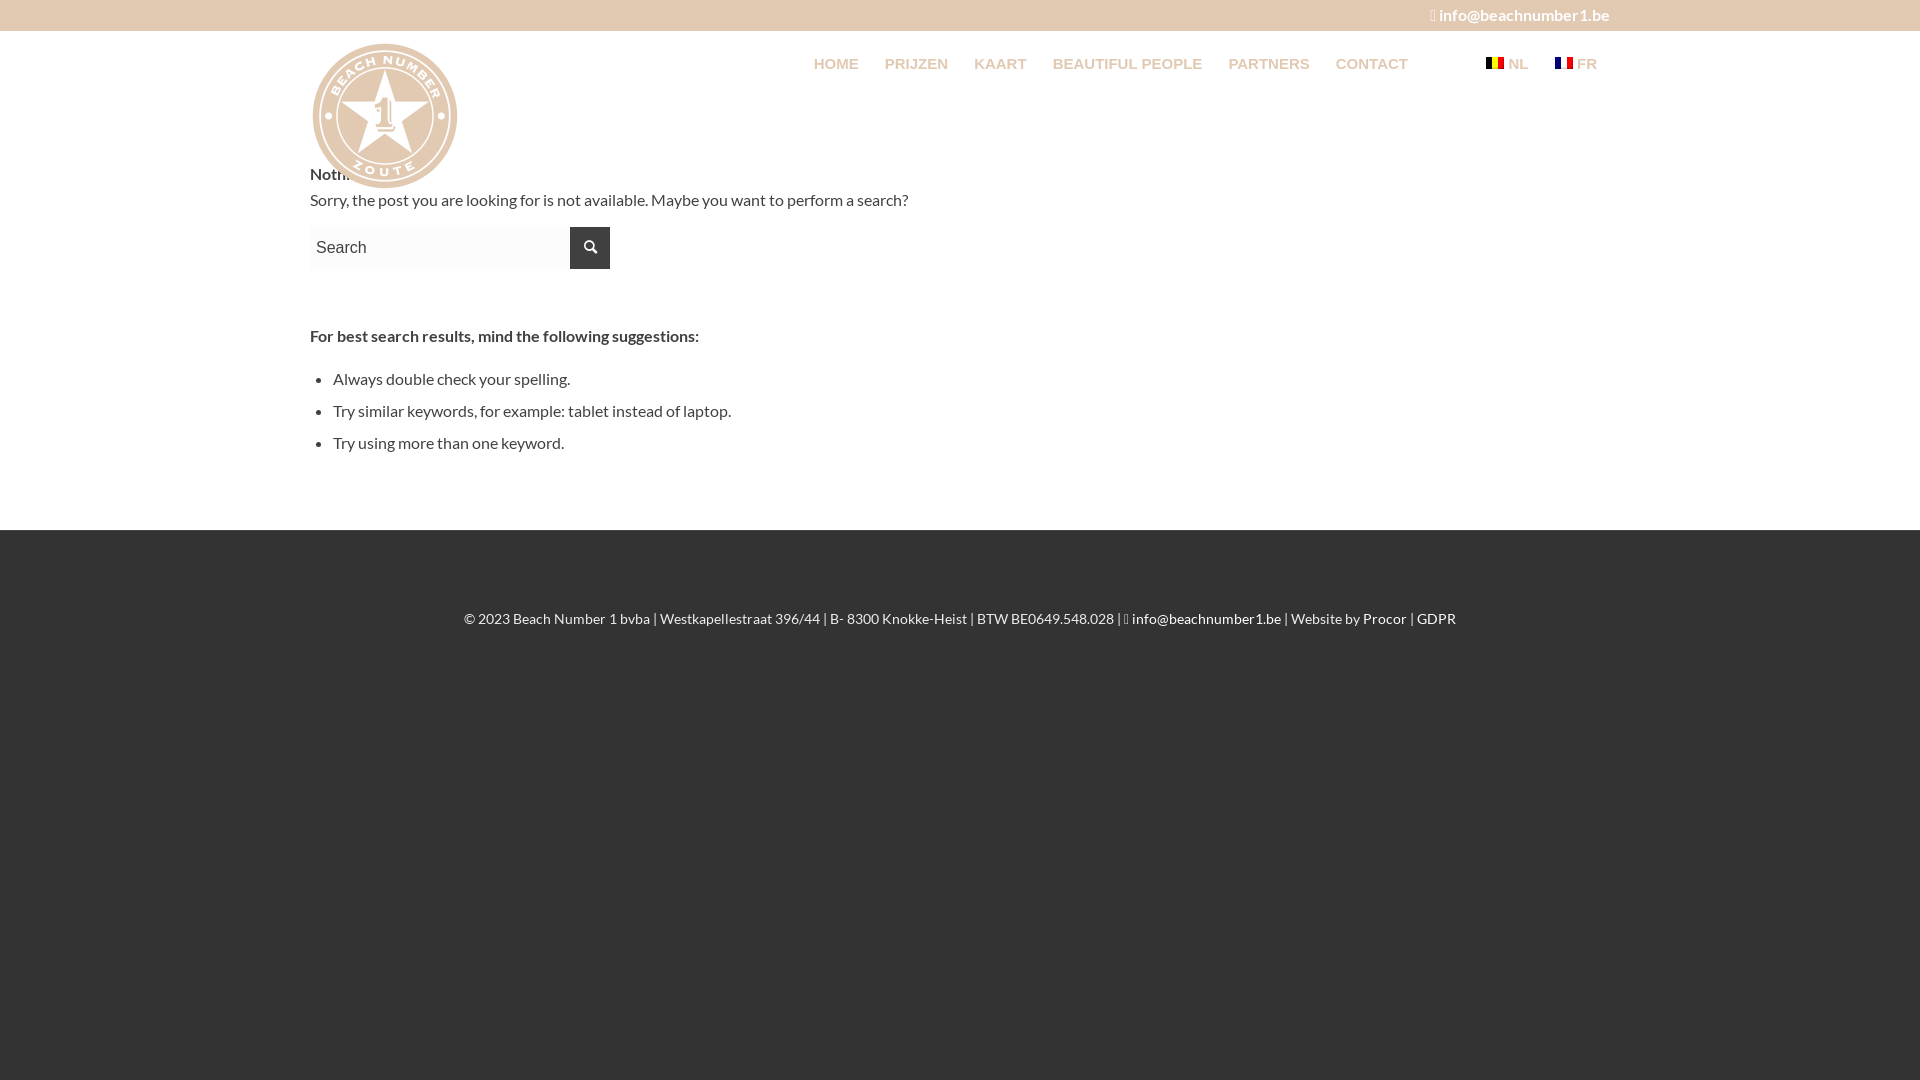 Image resolution: width=1920 pixels, height=1080 pixels. What do you see at coordinates (1575, 62) in the screenshot?
I see `'FR'` at bounding box center [1575, 62].